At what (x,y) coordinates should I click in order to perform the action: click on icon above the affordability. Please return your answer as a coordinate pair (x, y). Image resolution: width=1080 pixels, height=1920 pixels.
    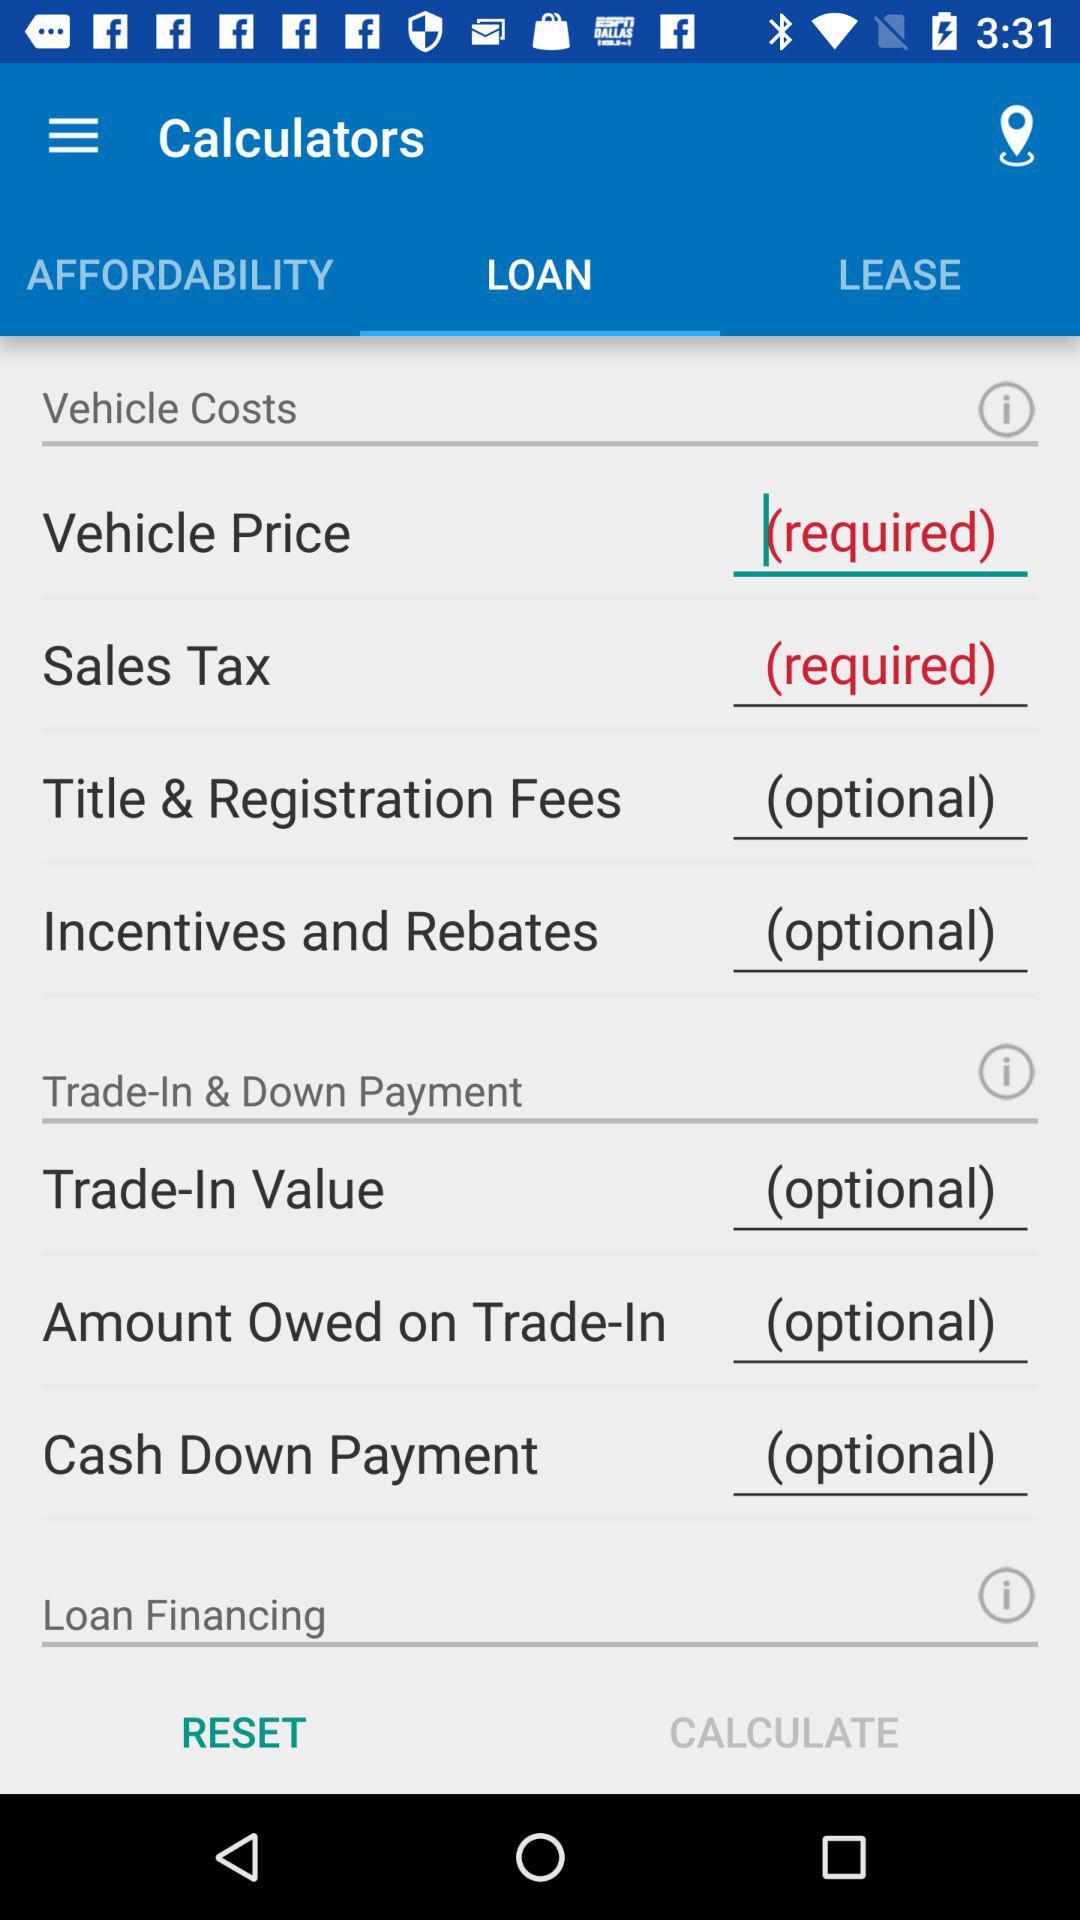
    Looking at the image, I should click on (72, 135).